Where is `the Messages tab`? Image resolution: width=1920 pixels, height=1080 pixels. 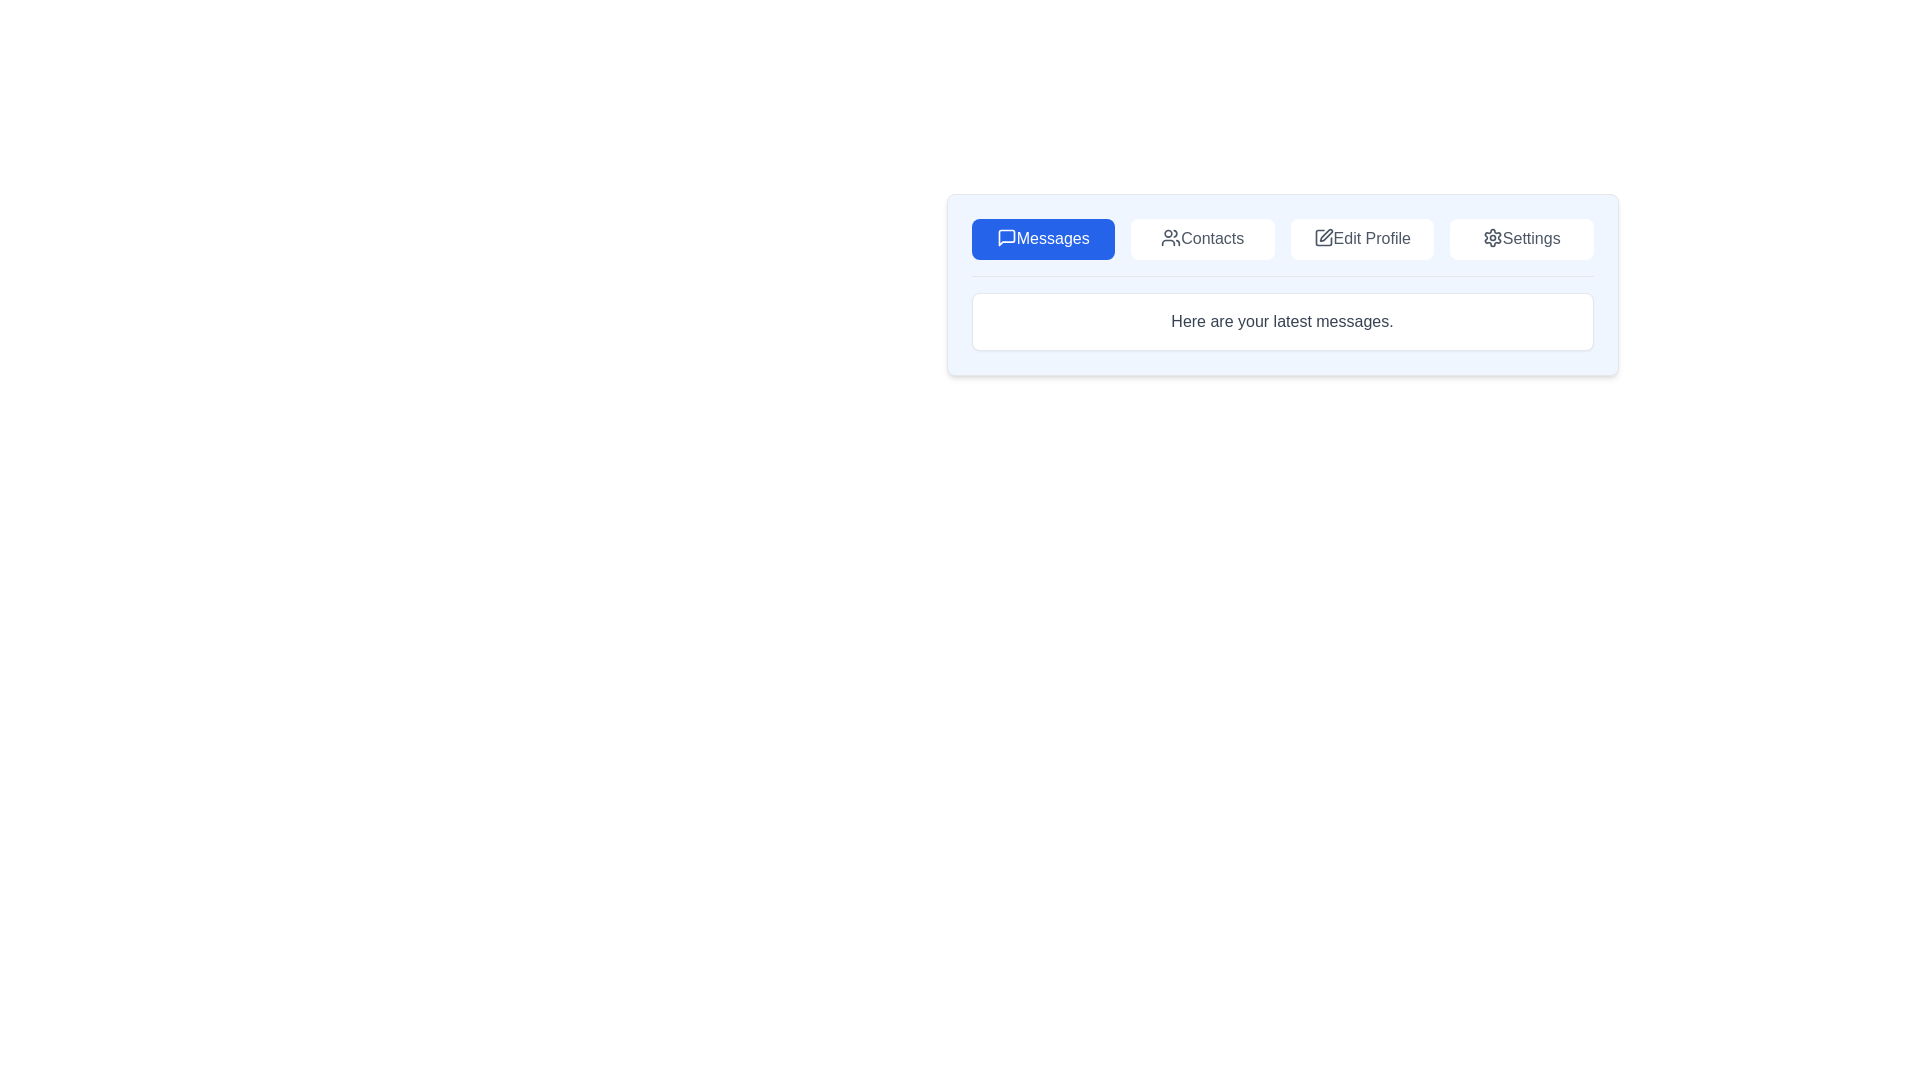
the Messages tab is located at coordinates (1042, 238).